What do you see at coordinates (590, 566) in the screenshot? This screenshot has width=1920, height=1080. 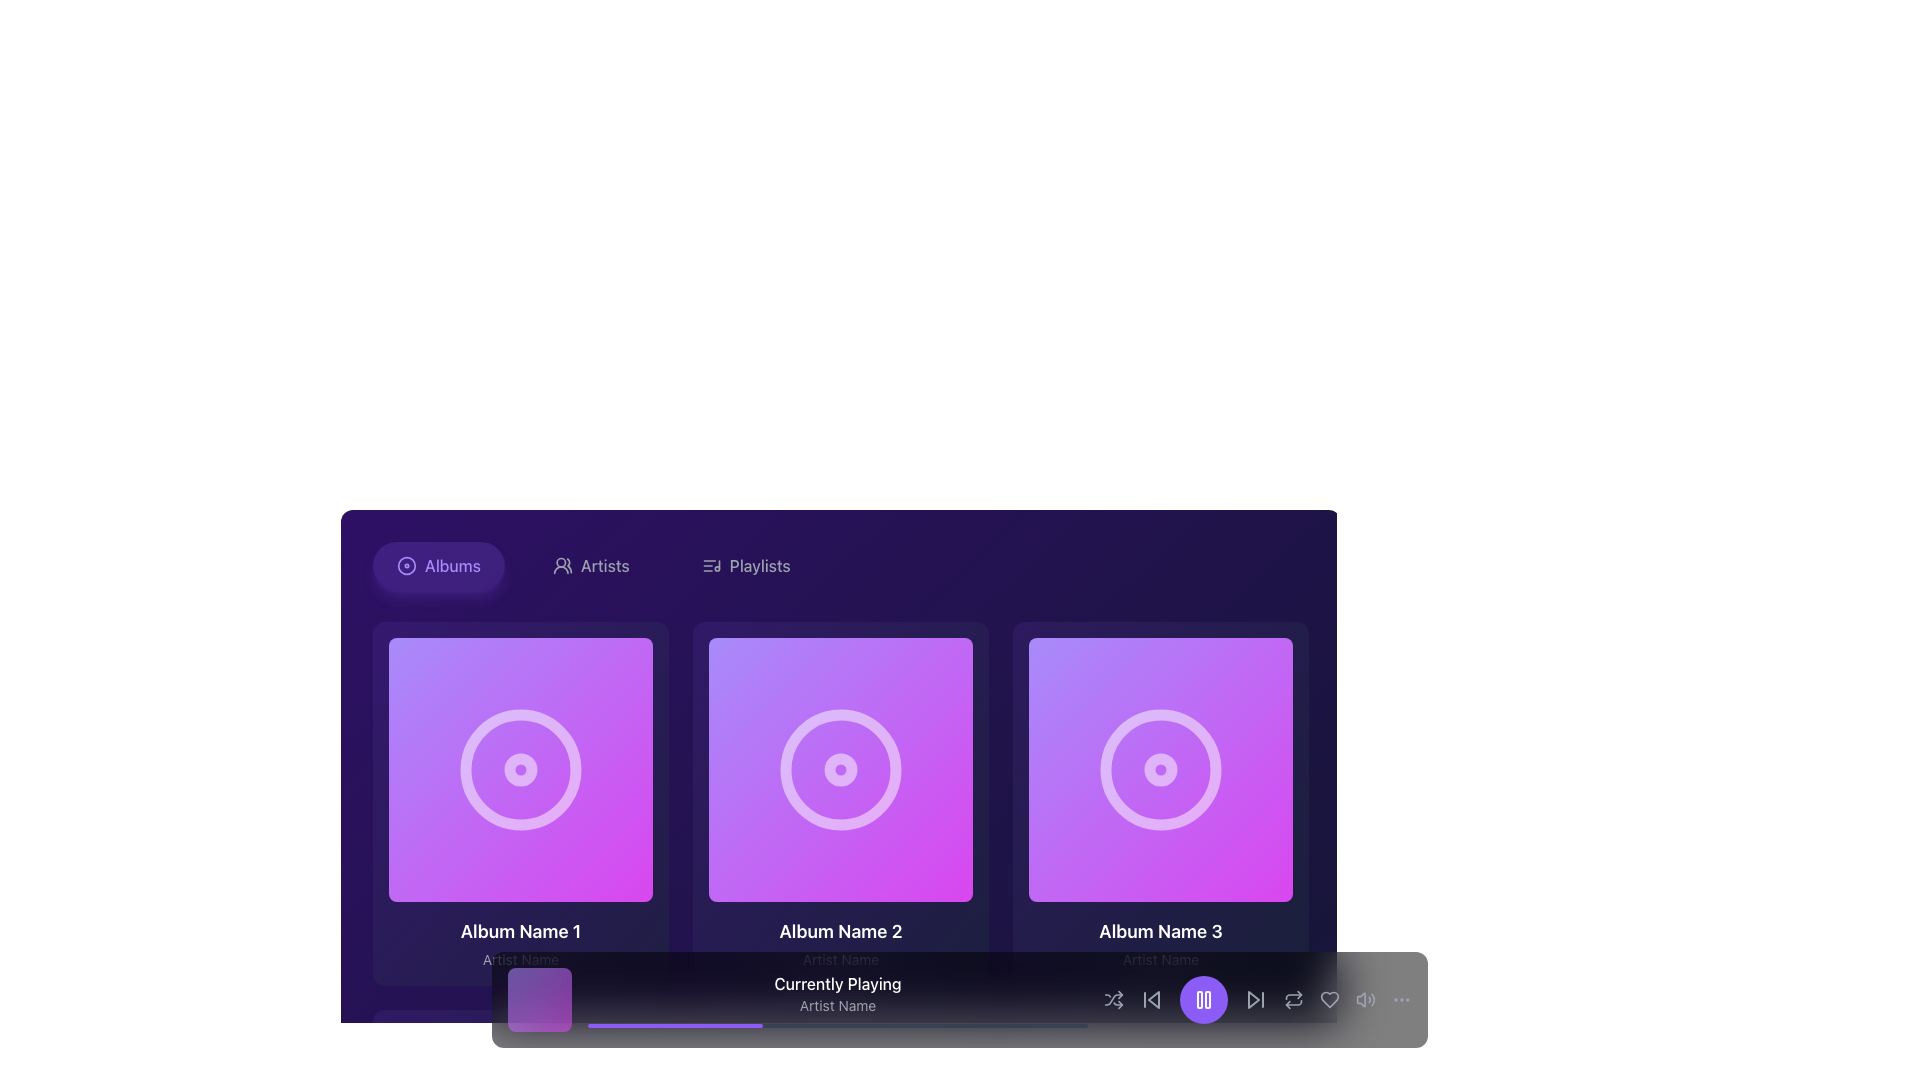 I see `the 'Artists' navigation button located between the 'Albums' and 'Playlists' buttons in the top navigation bar` at bounding box center [590, 566].